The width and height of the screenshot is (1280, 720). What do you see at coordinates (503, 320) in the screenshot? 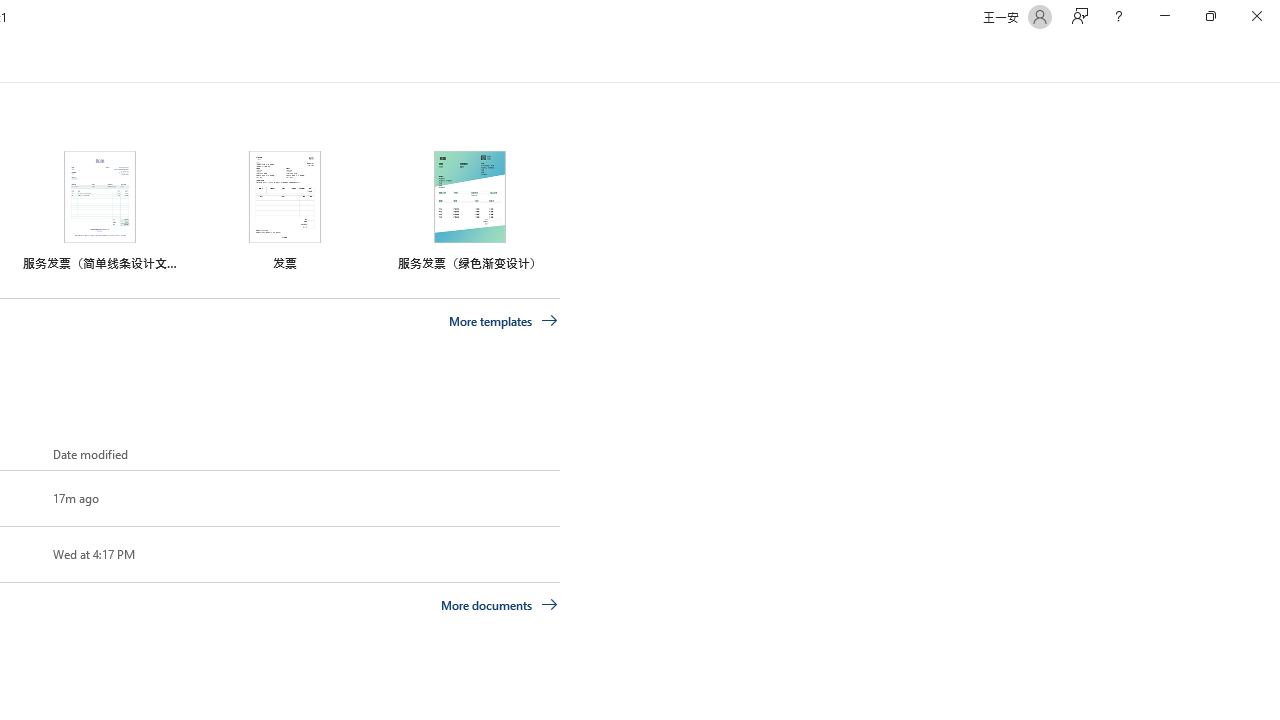
I see `'More templates'` at bounding box center [503, 320].